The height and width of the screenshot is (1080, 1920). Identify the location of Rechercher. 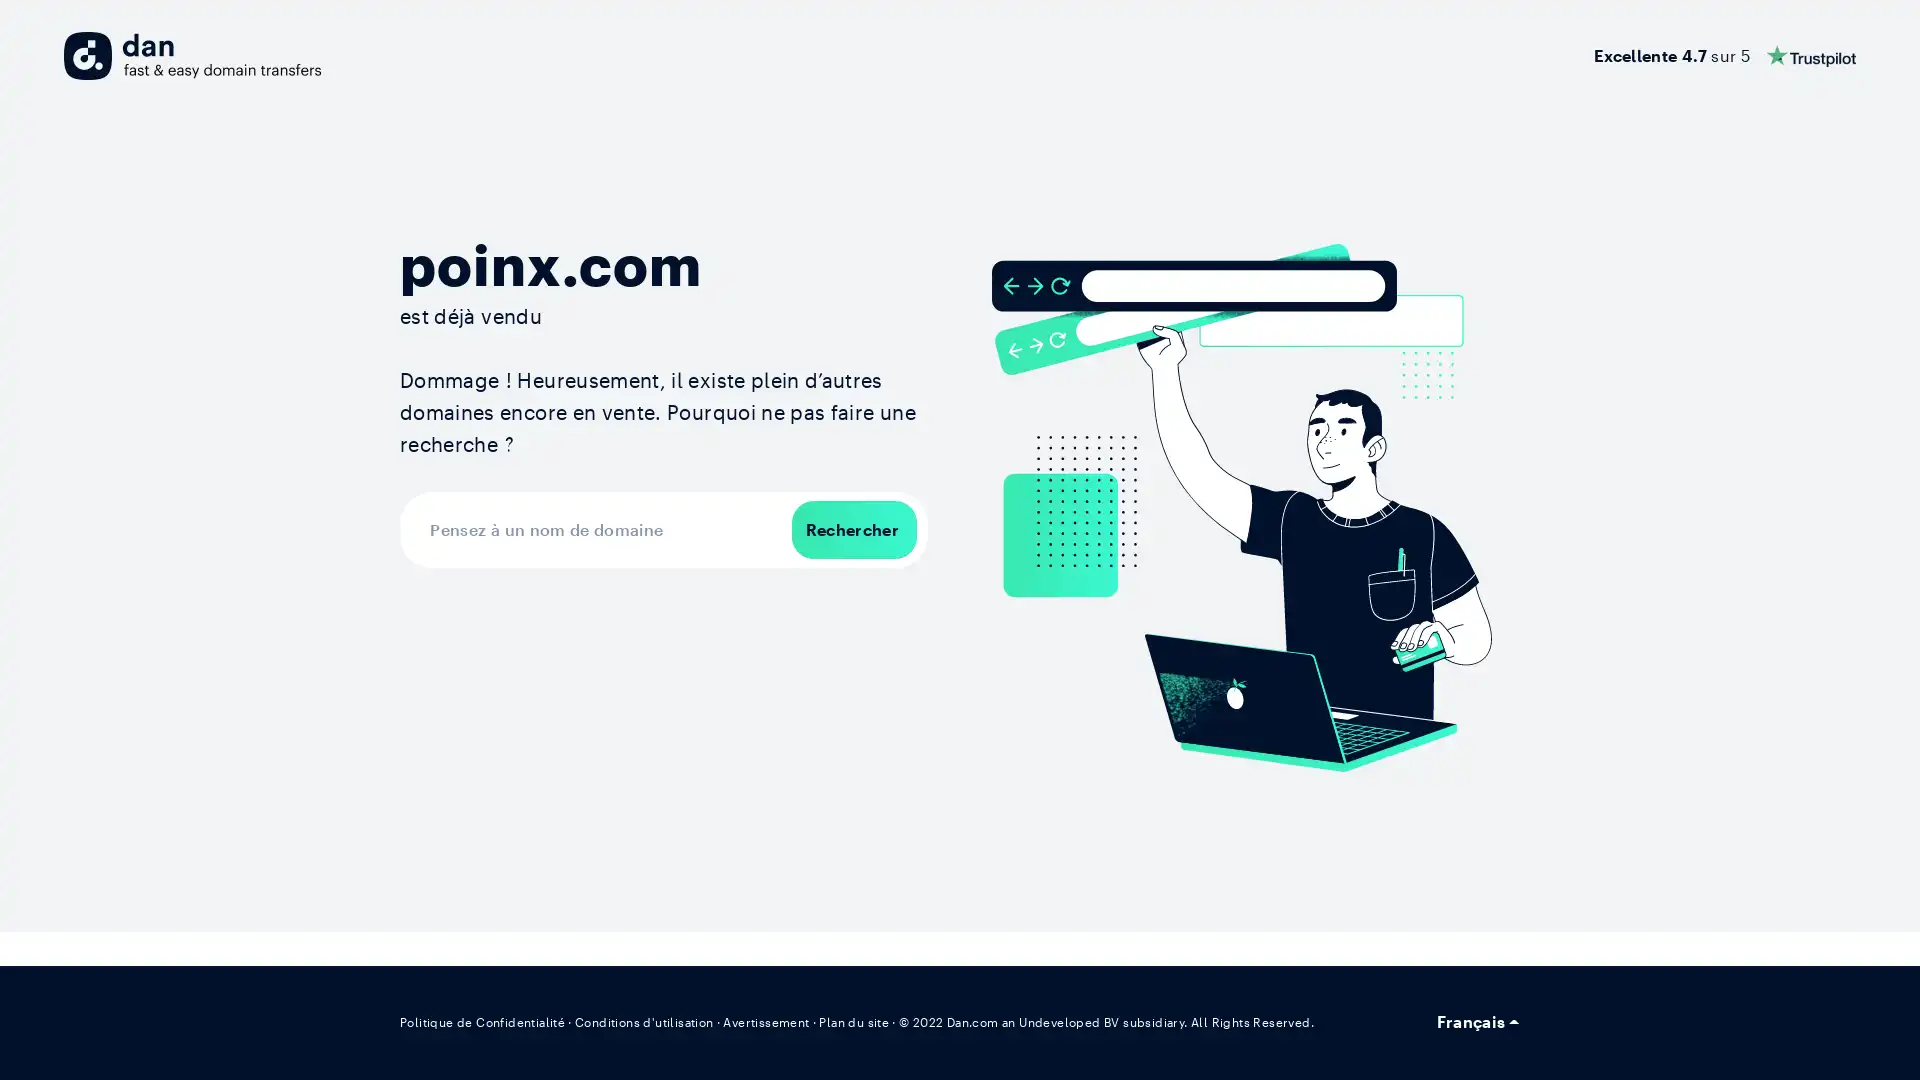
(853, 527).